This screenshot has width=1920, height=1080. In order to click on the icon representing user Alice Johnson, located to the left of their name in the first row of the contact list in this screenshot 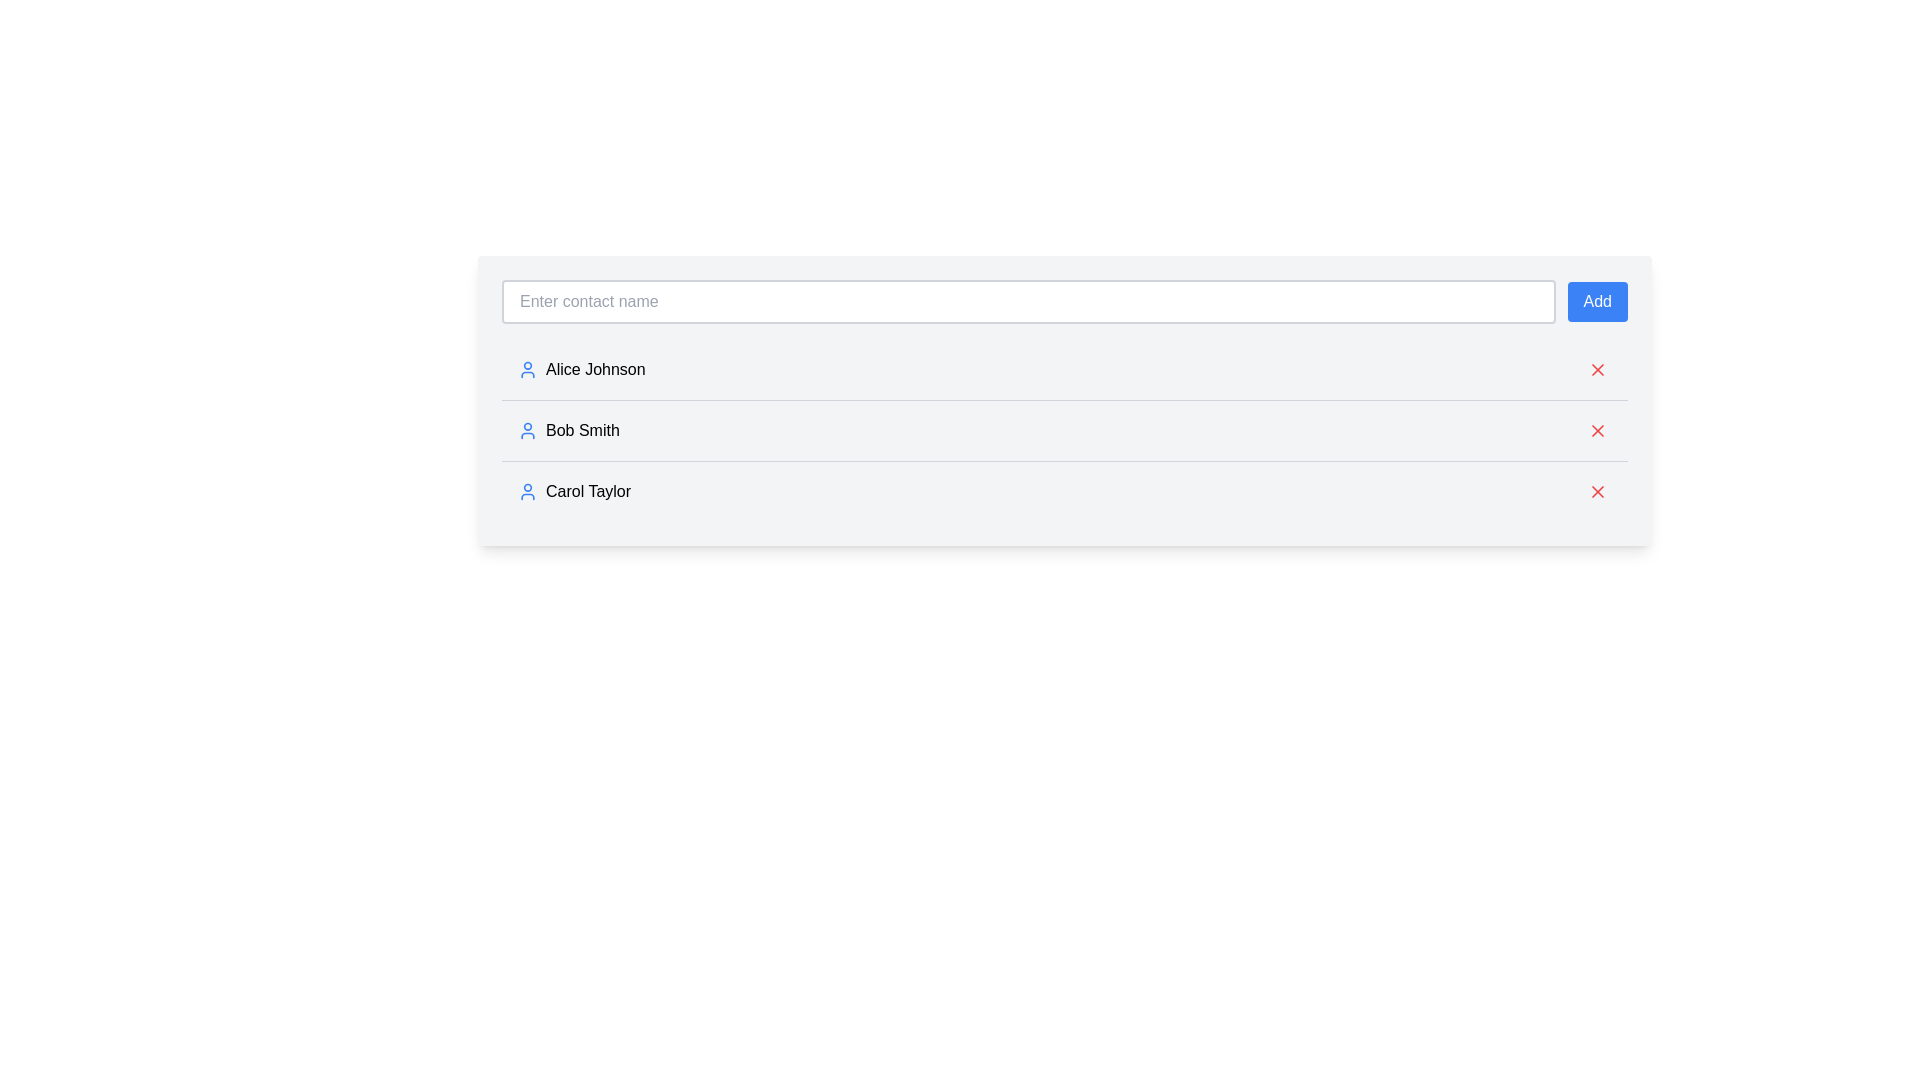, I will do `click(528, 370)`.